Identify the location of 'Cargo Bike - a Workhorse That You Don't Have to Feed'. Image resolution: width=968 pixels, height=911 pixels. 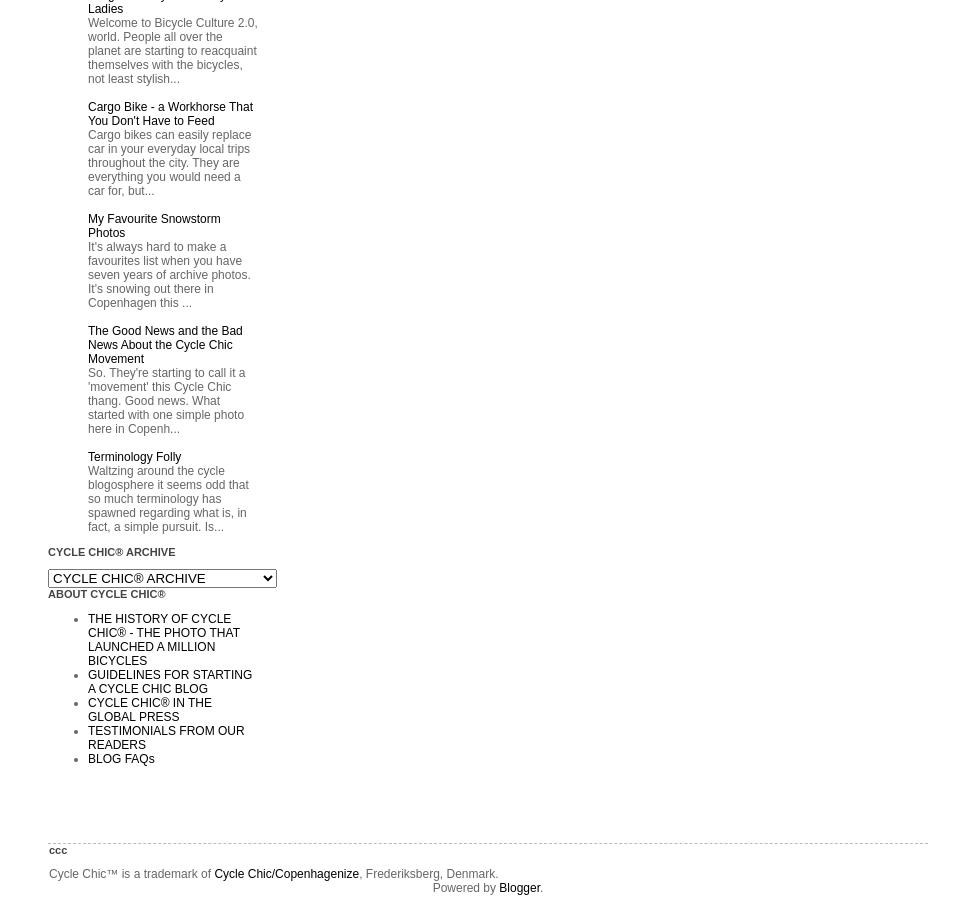
(169, 112).